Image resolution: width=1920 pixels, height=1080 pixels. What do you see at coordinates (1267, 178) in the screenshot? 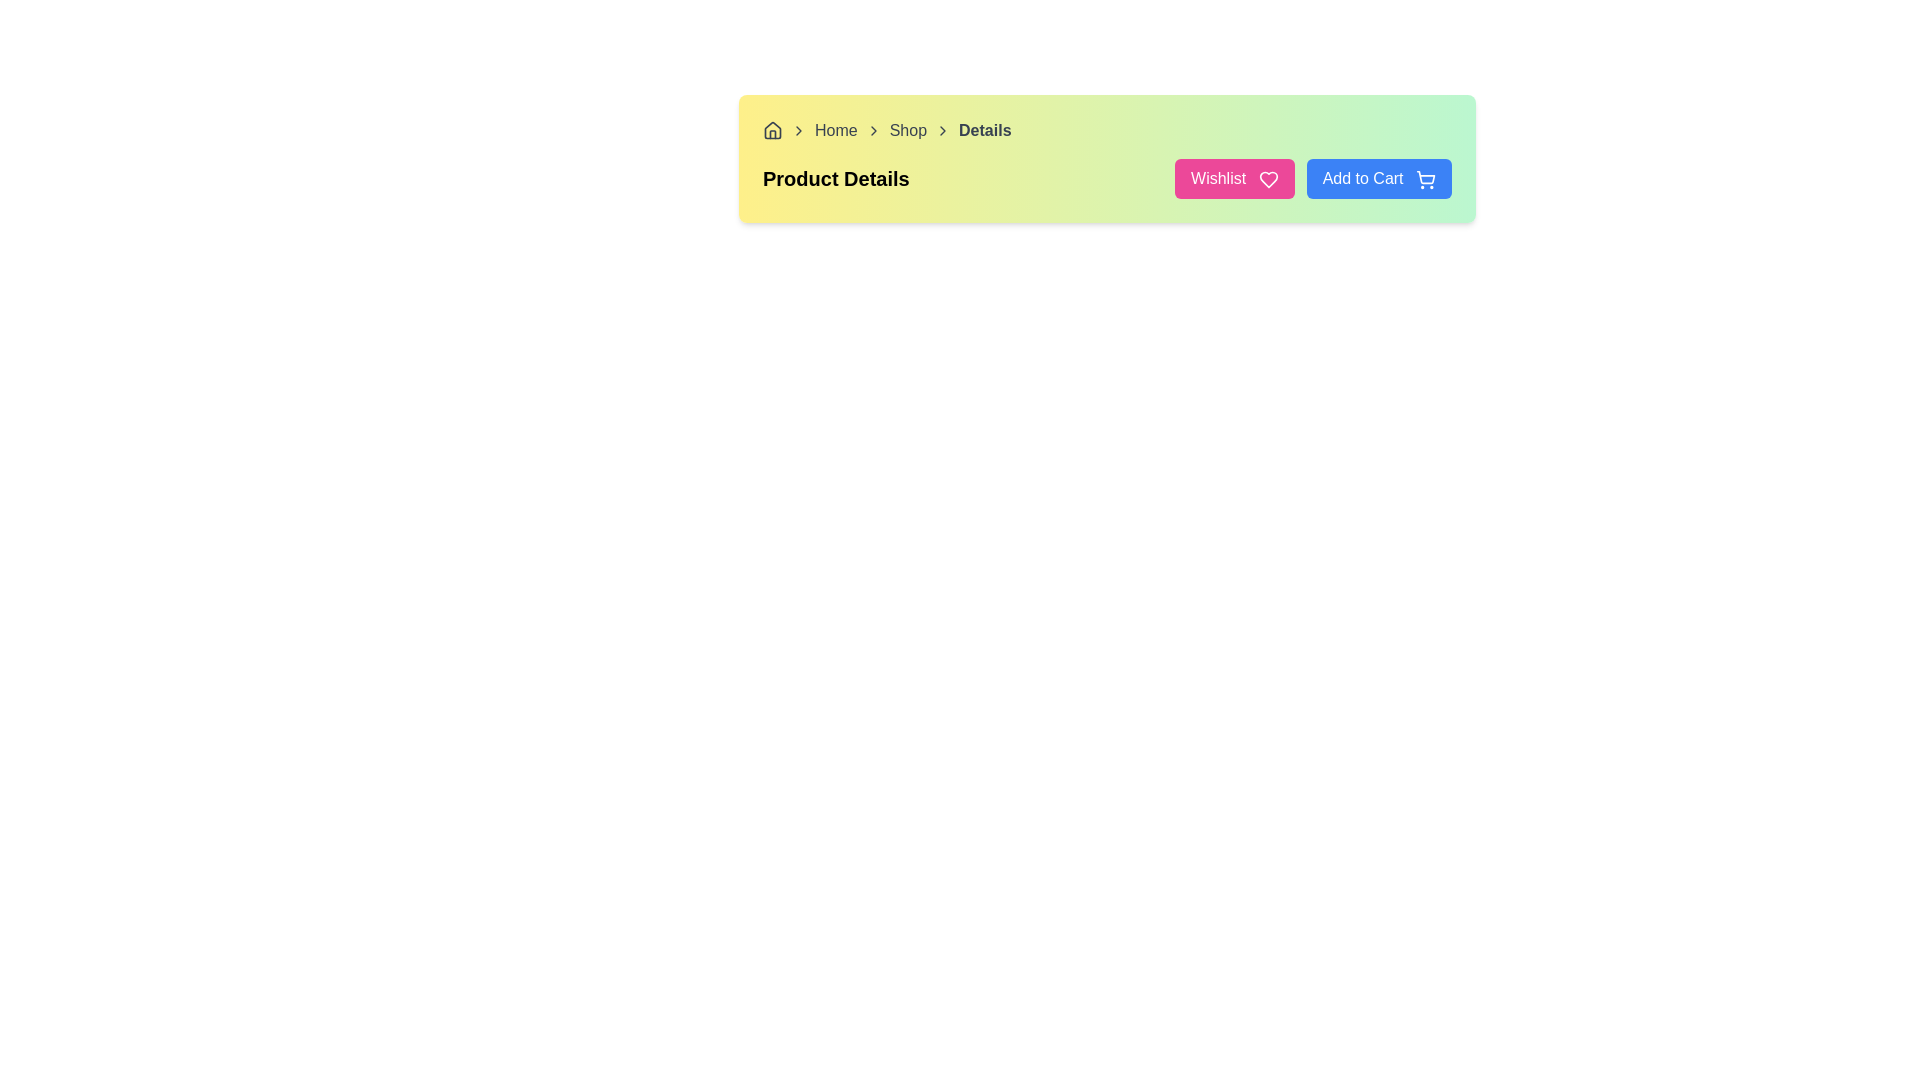
I see `the heart icon within the 'Wishlist' button, which has a minimalist design and a pink background, located on the top-right area of the view` at bounding box center [1267, 178].